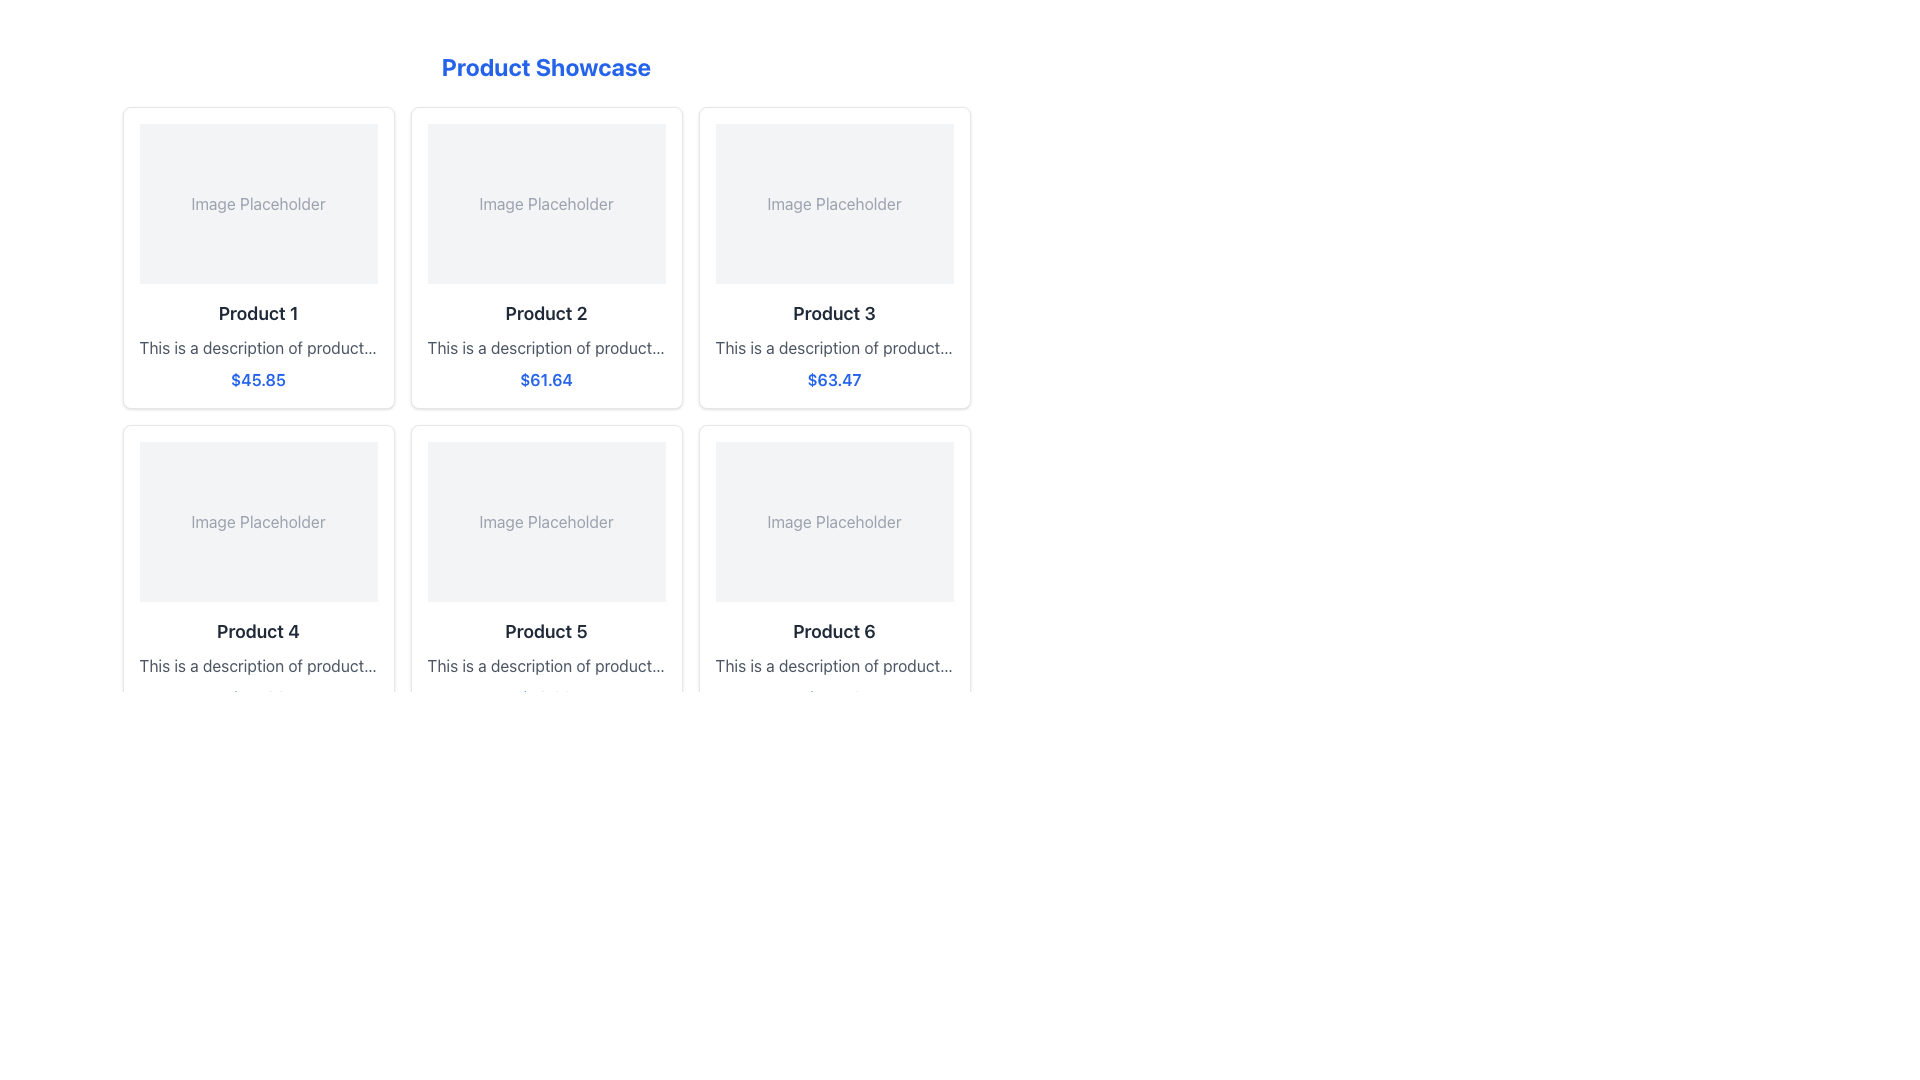  What do you see at coordinates (546, 666) in the screenshot?
I see `brief description text of 'Product 5', which is the third text element in the card located in the second row and second column of the grid layout` at bounding box center [546, 666].